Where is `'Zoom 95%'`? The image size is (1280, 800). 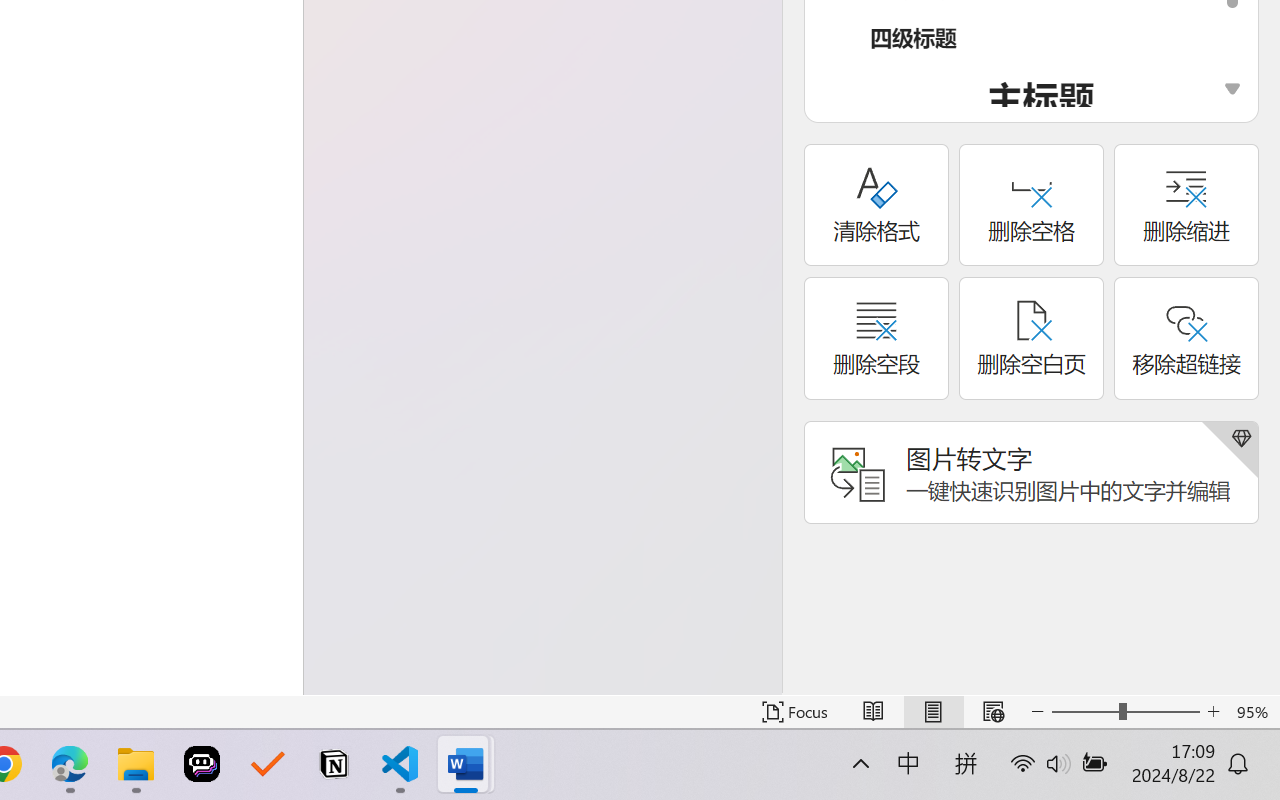
'Zoom 95%' is located at coordinates (1252, 711).